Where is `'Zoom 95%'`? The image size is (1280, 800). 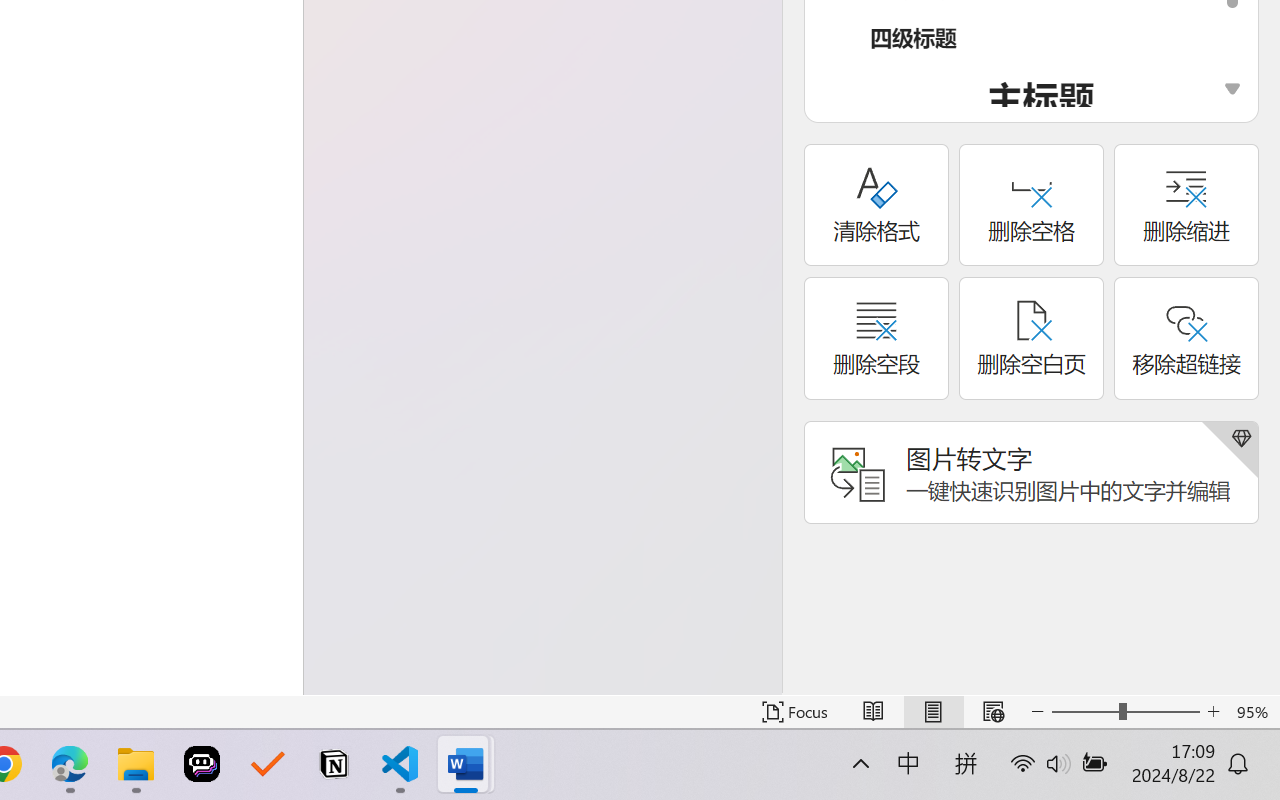
'Zoom 95%' is located at coordinates (1252, 711).